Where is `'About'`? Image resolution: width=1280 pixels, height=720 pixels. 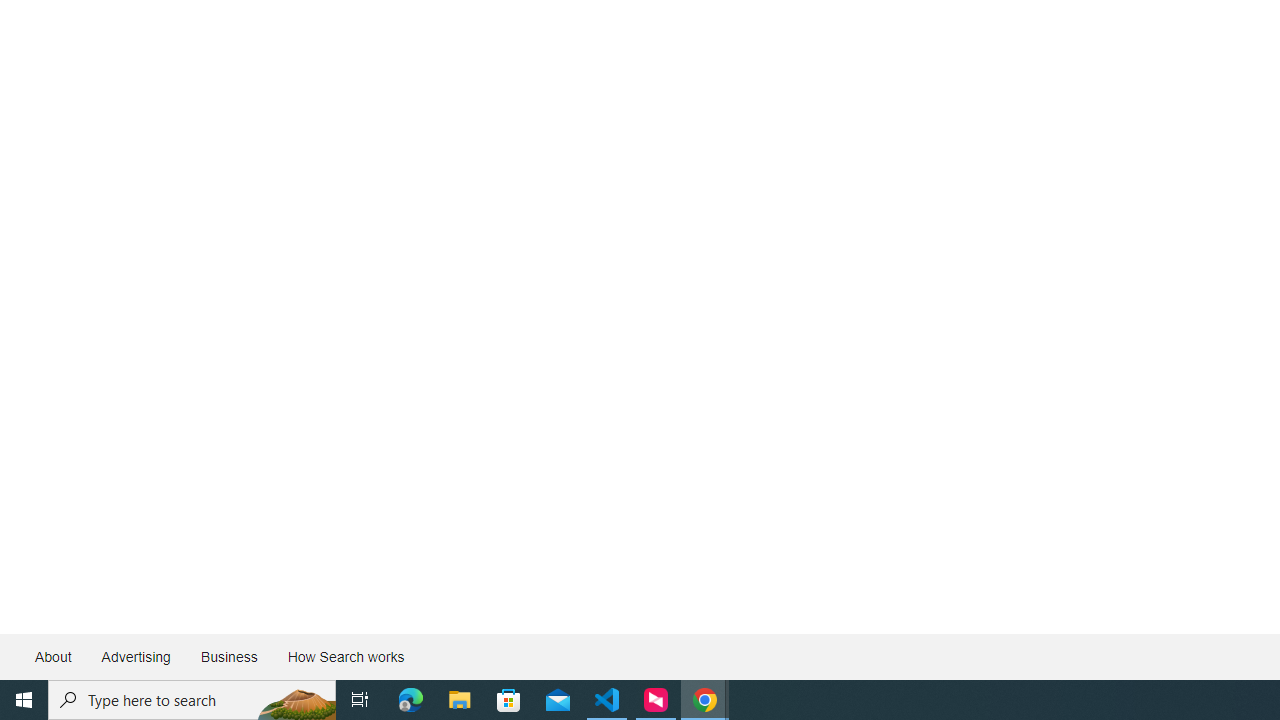 'About' is located at coordinates (53, 657).